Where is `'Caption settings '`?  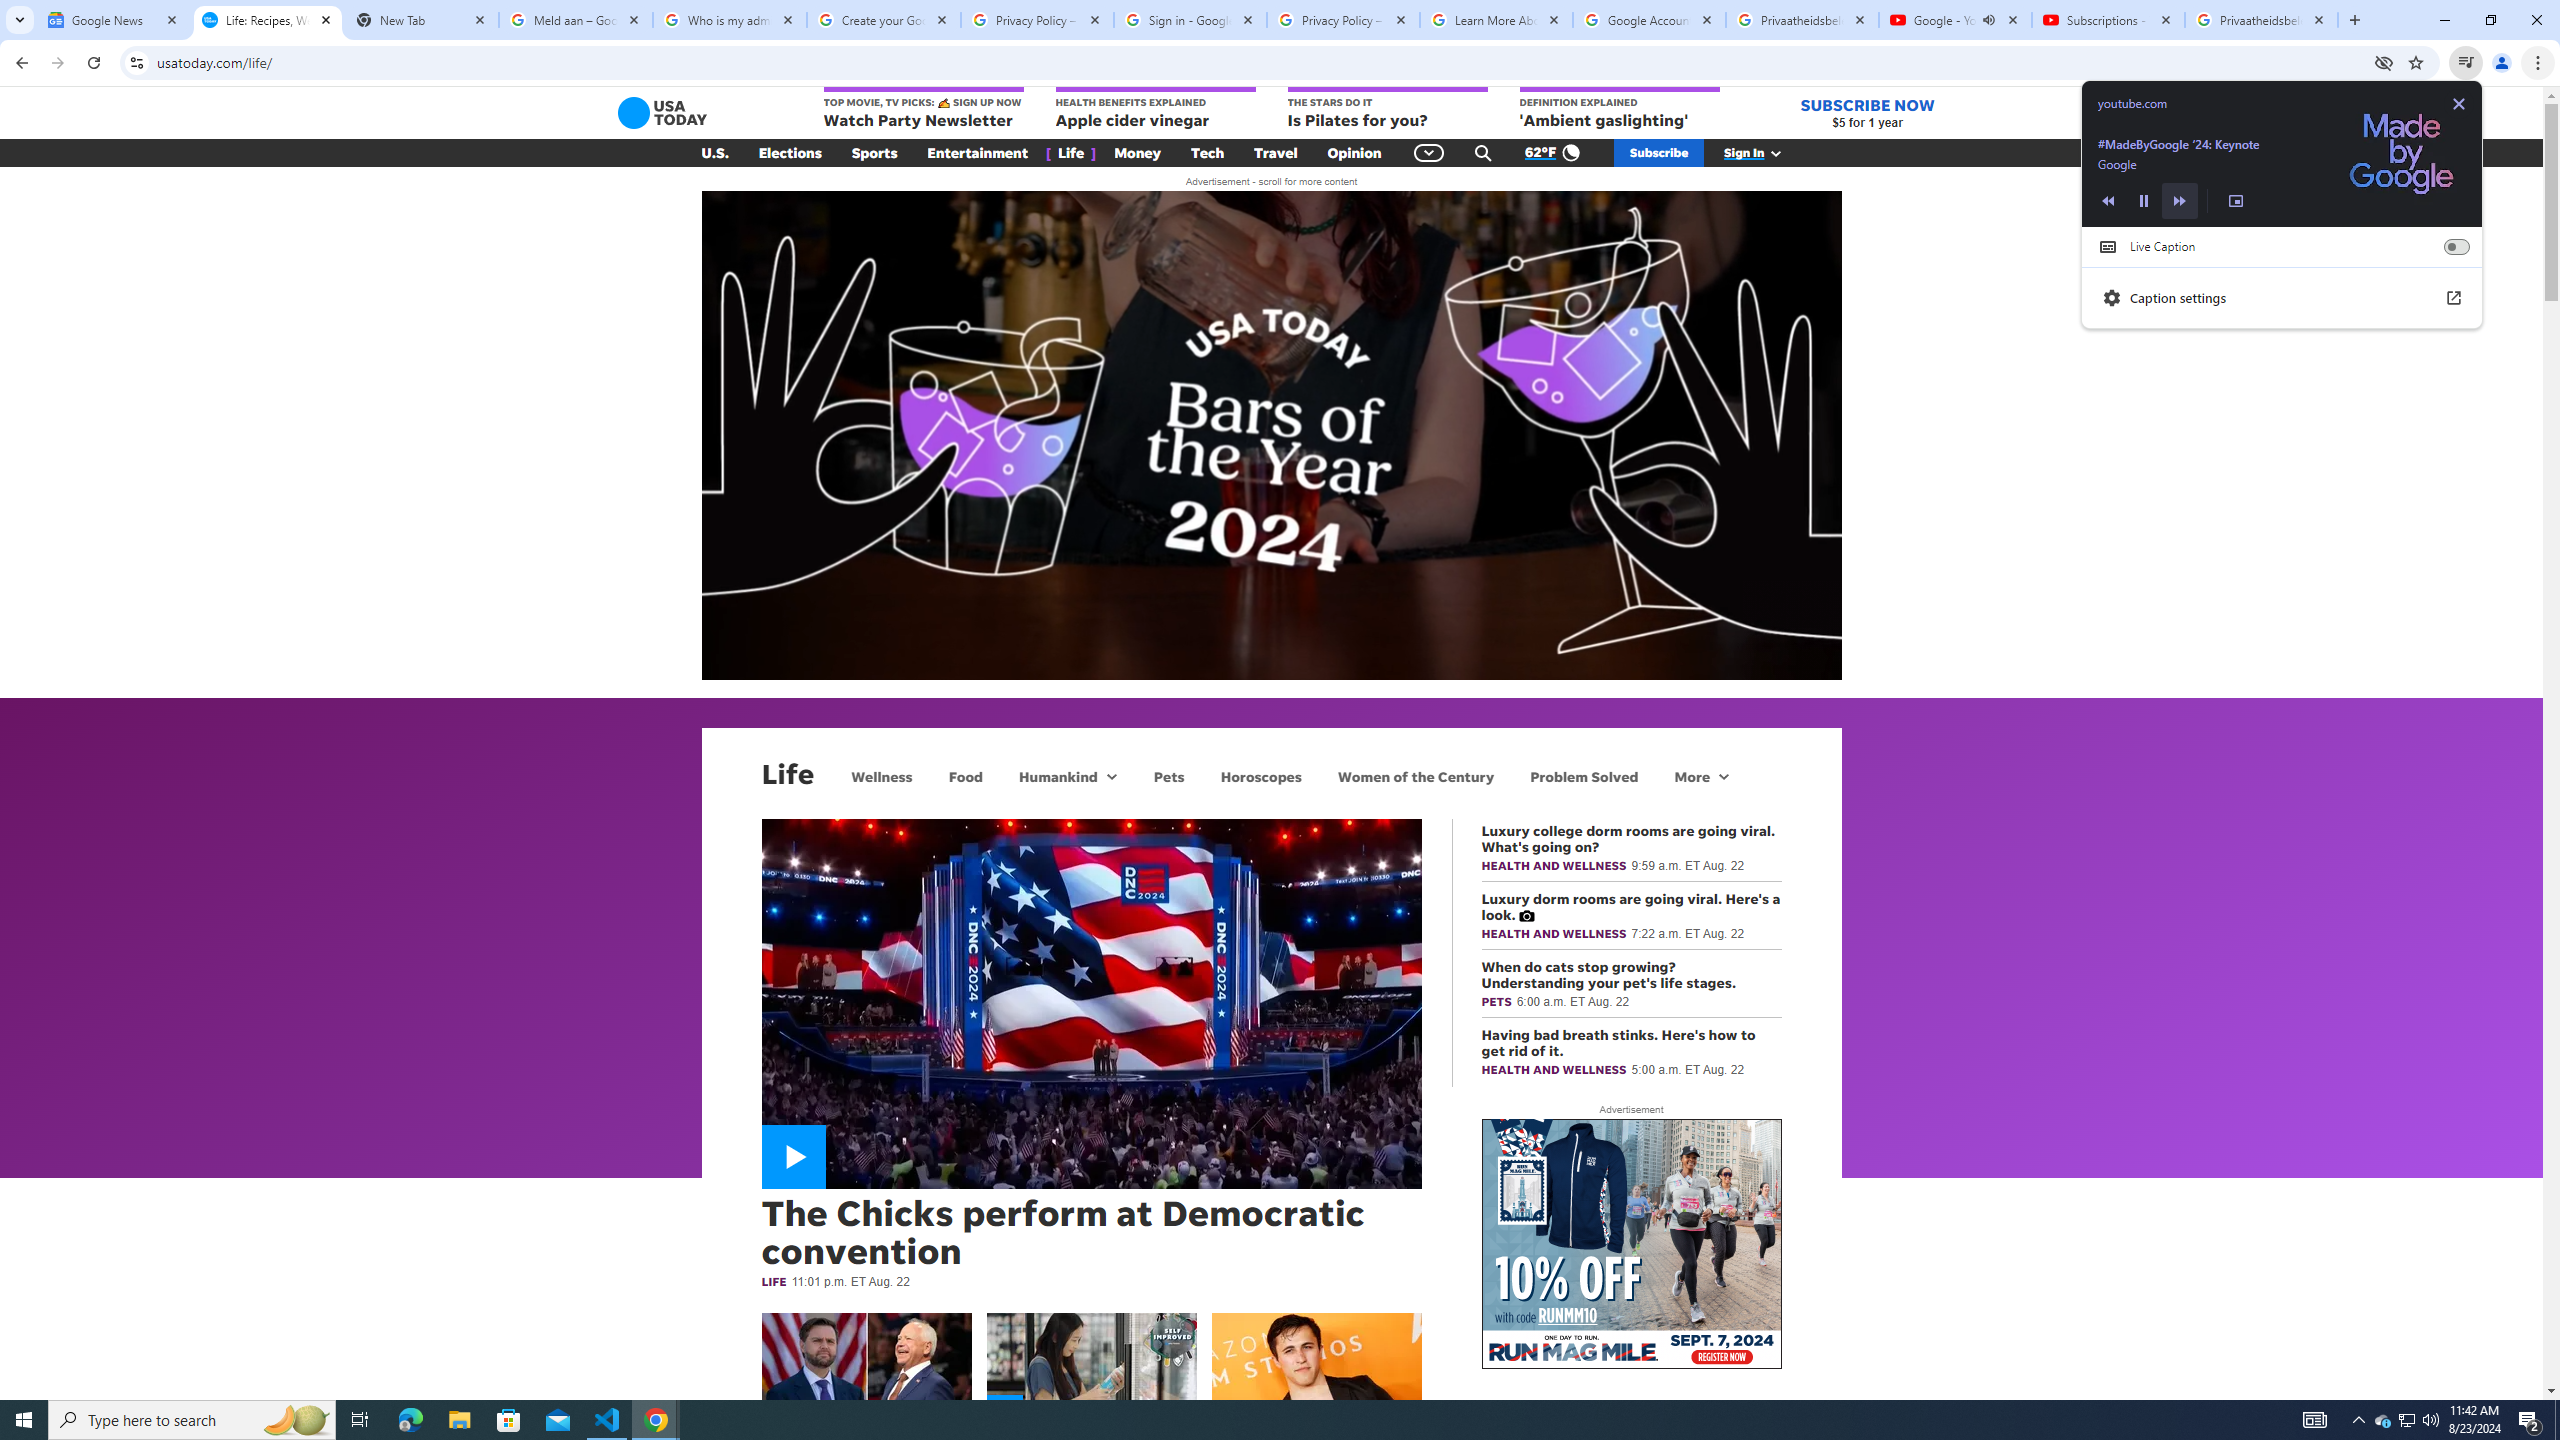 'Caption settings ' is located at coordinates (2282, 298).